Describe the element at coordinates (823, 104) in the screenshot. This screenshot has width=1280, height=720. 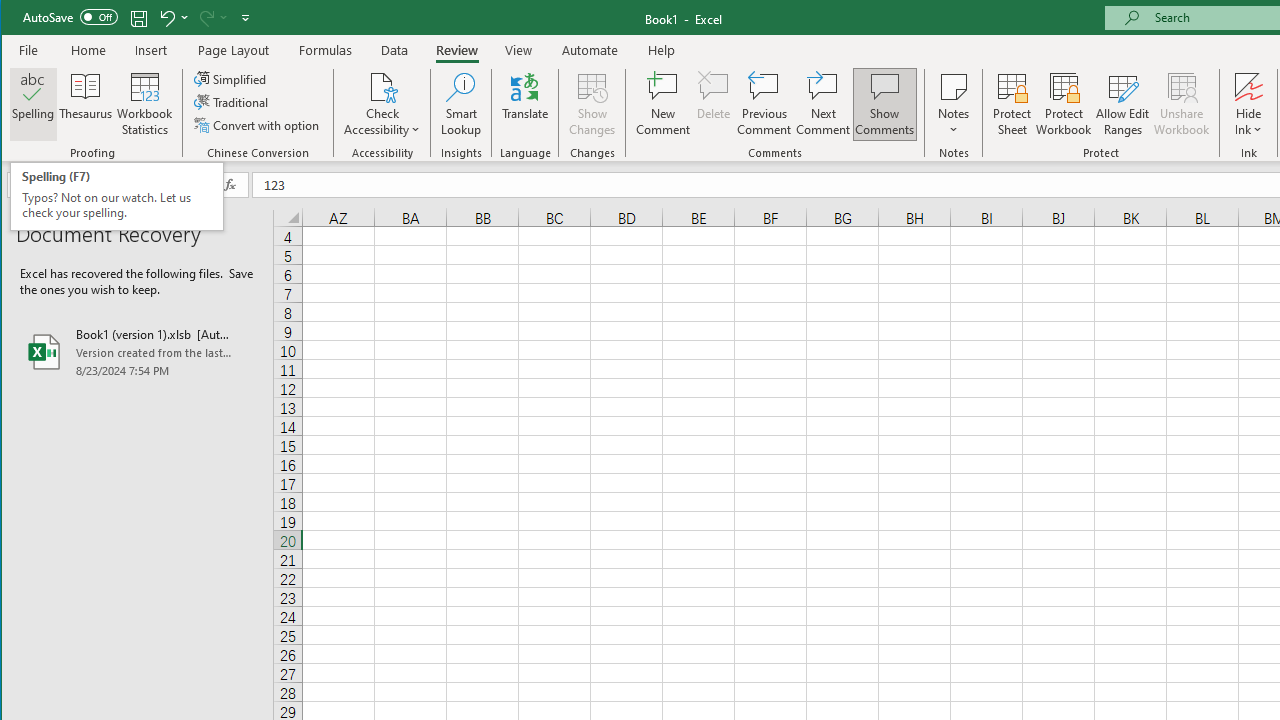
I see `'Next Comment'` at that location.